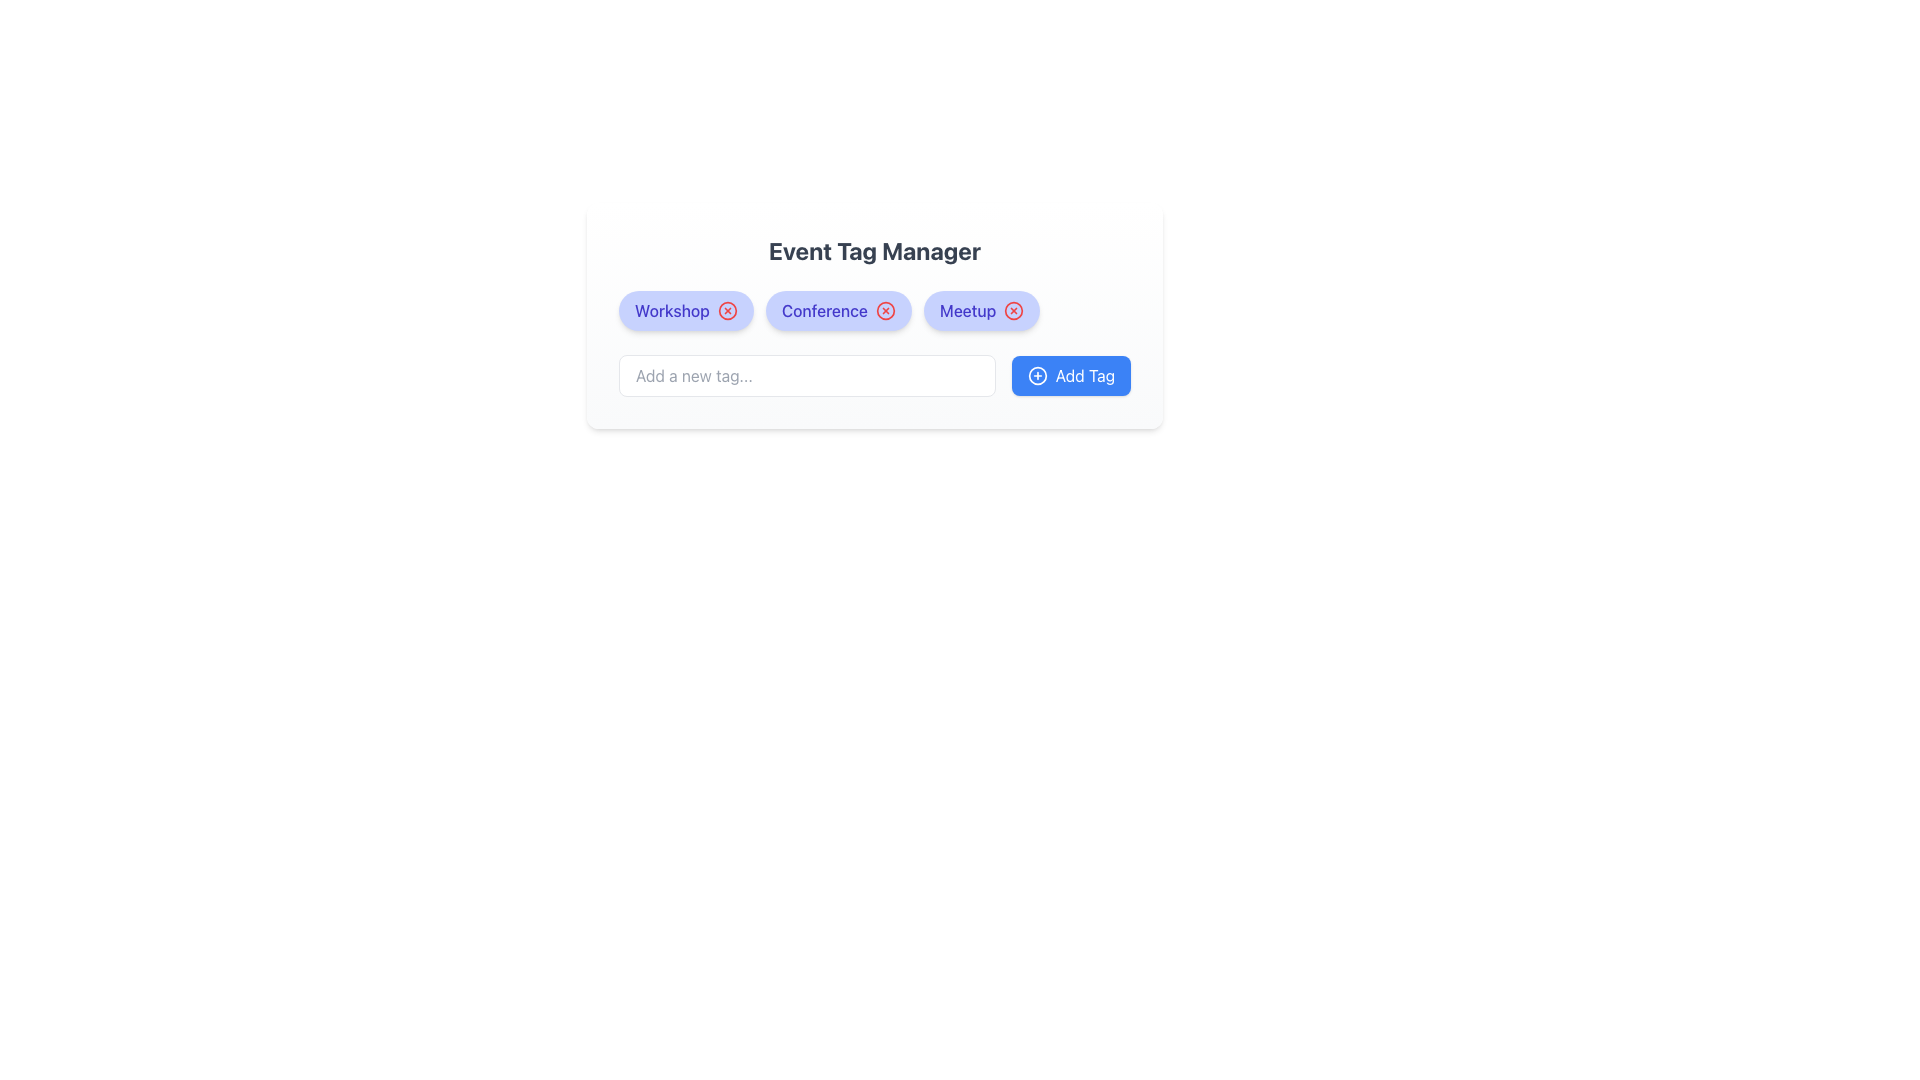  Describe the element at coordinates (824, 311) in the screenshot. I see `the 'Conference' text label, which is centrally positioned between the 'Workshop' and 'Meetup' tags in the interface` at that location.